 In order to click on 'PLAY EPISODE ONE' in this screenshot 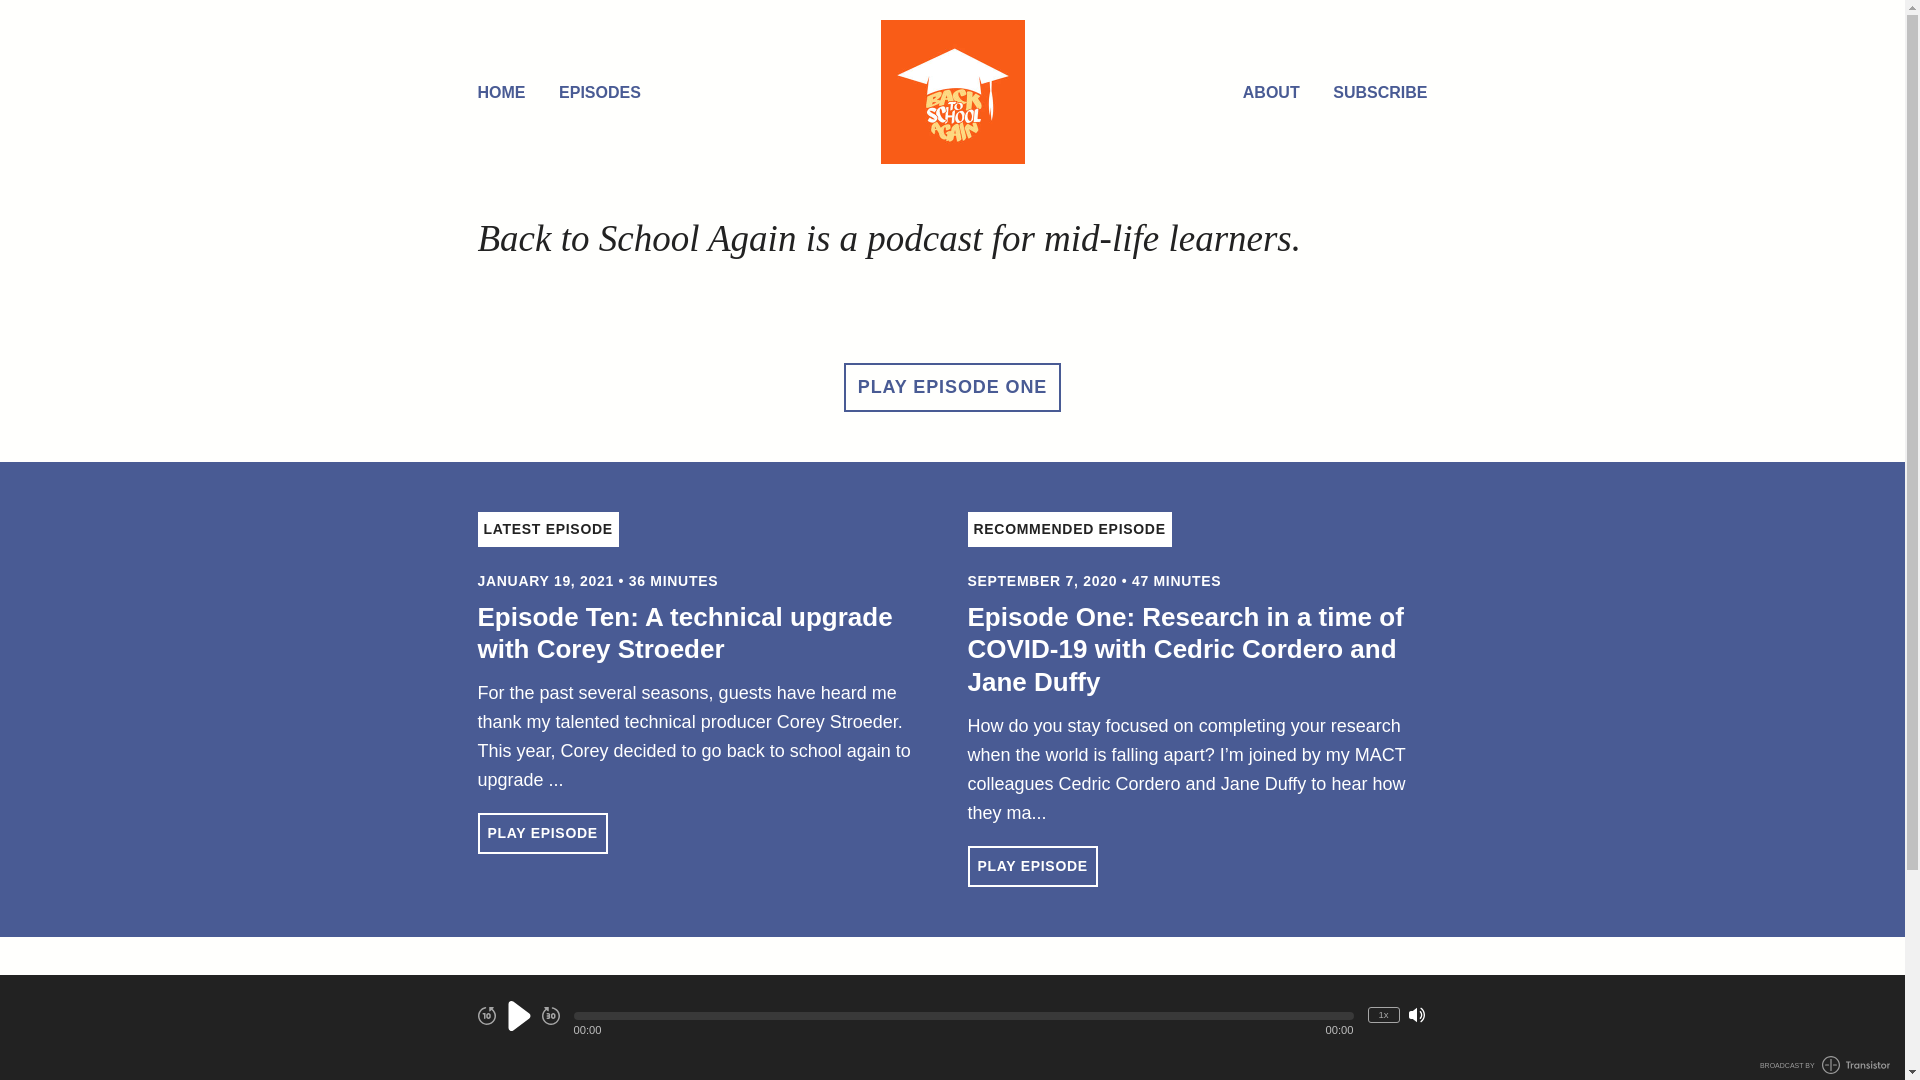, I will do `click(844, 387)`.